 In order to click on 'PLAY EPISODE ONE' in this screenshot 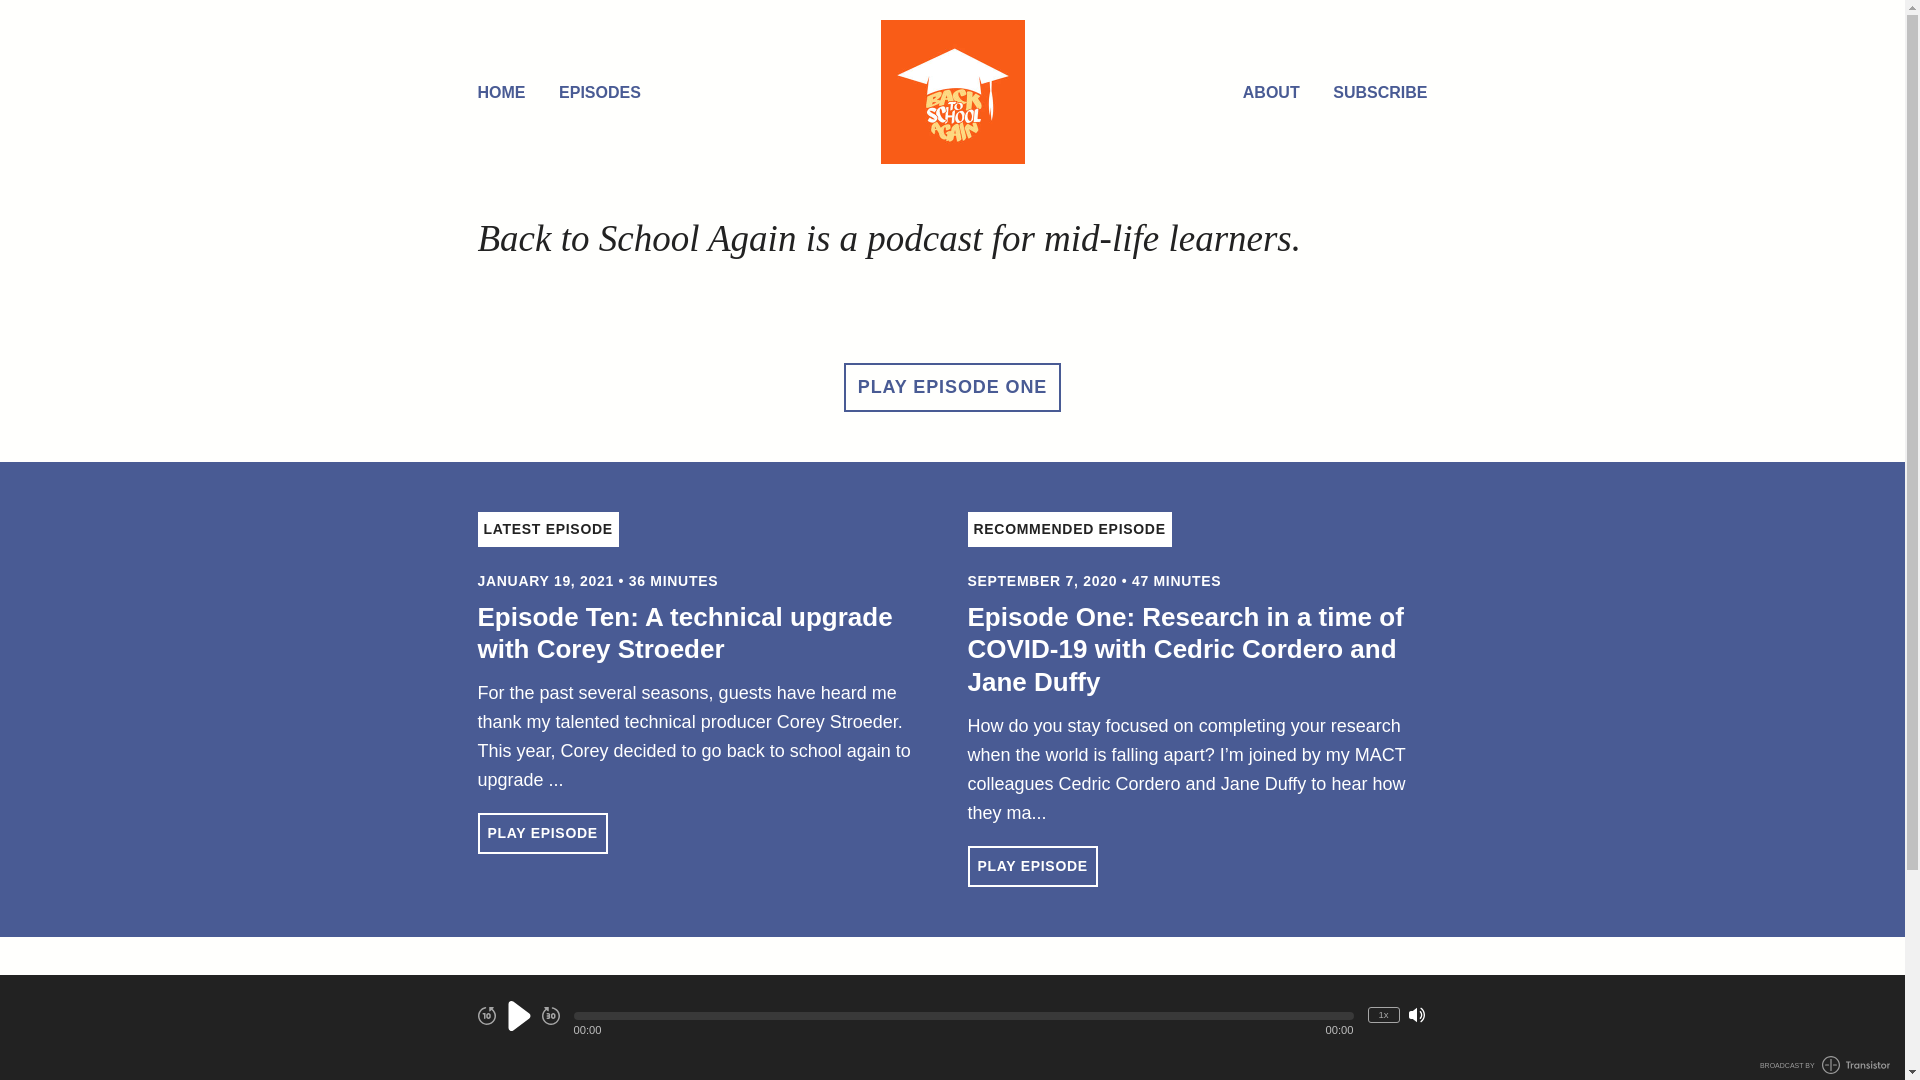, I will do `click(844, 387)`.